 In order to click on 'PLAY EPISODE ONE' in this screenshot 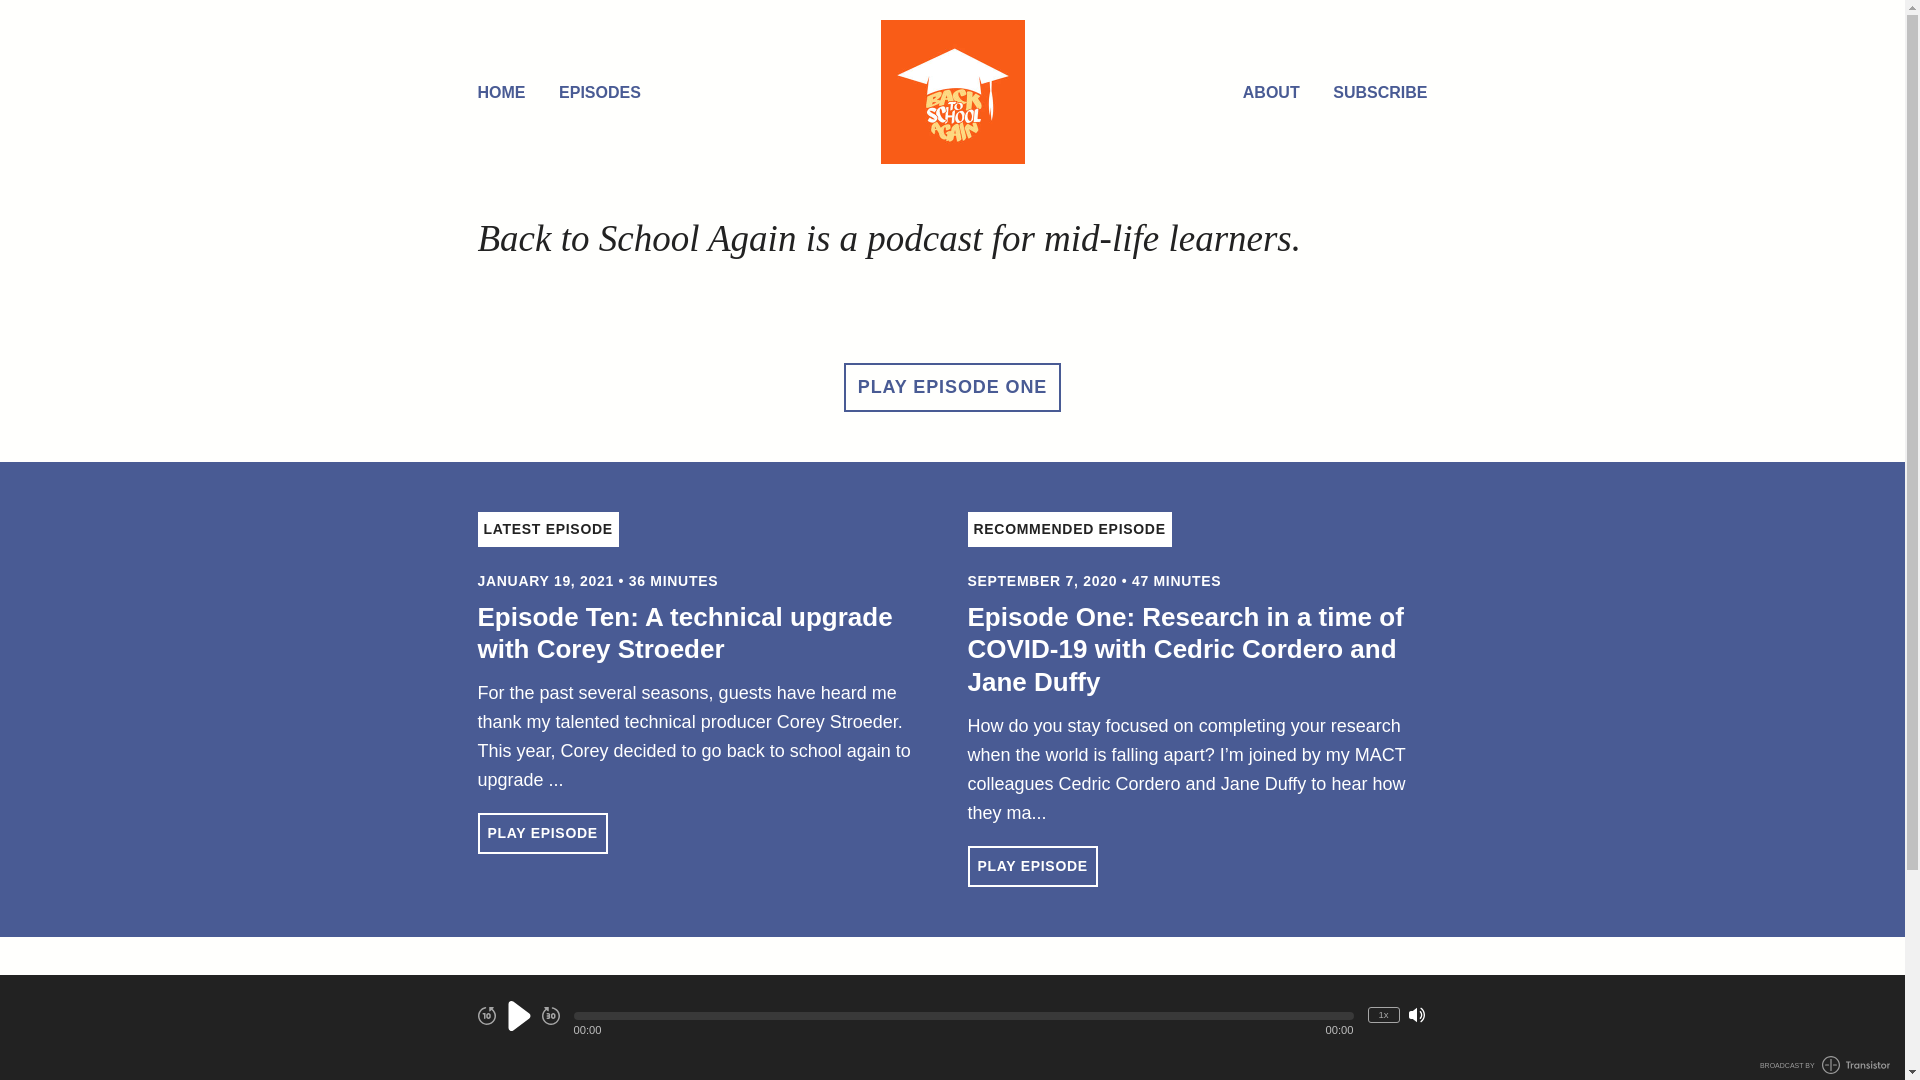, I will do `click(844, 387)`.